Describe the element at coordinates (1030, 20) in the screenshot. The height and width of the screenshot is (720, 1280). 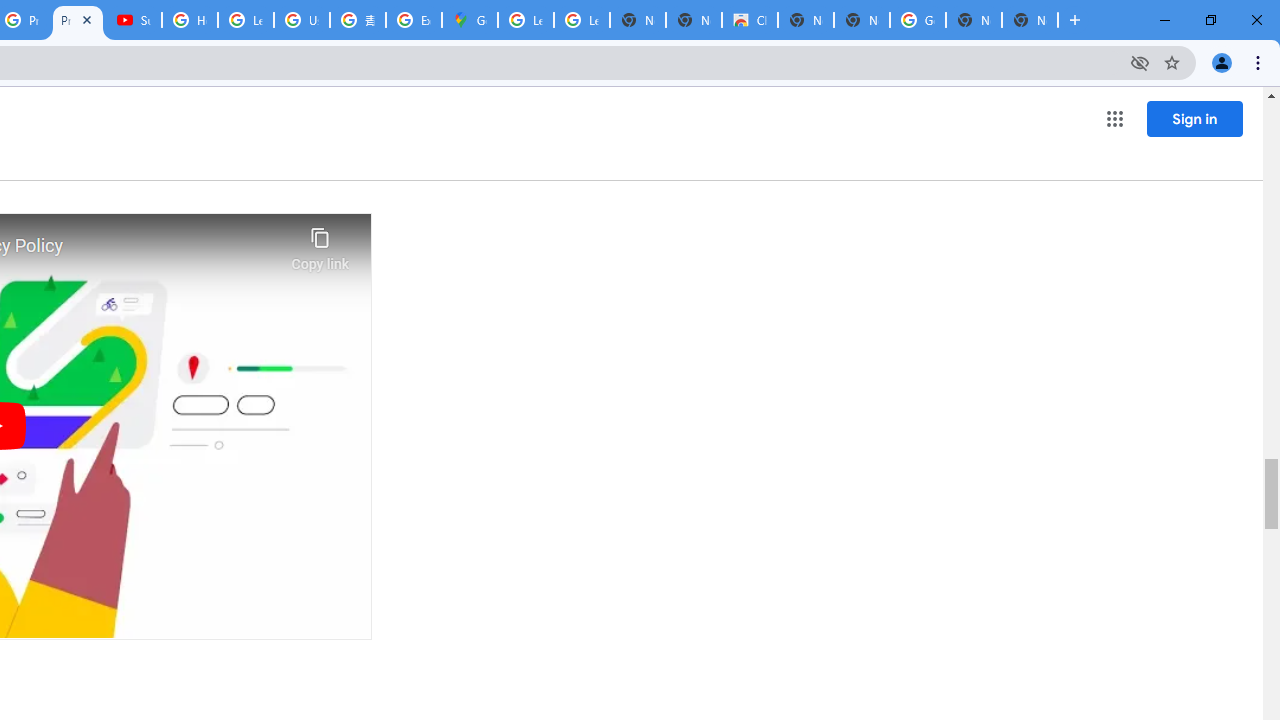
I see `'New Tab'` at that location.